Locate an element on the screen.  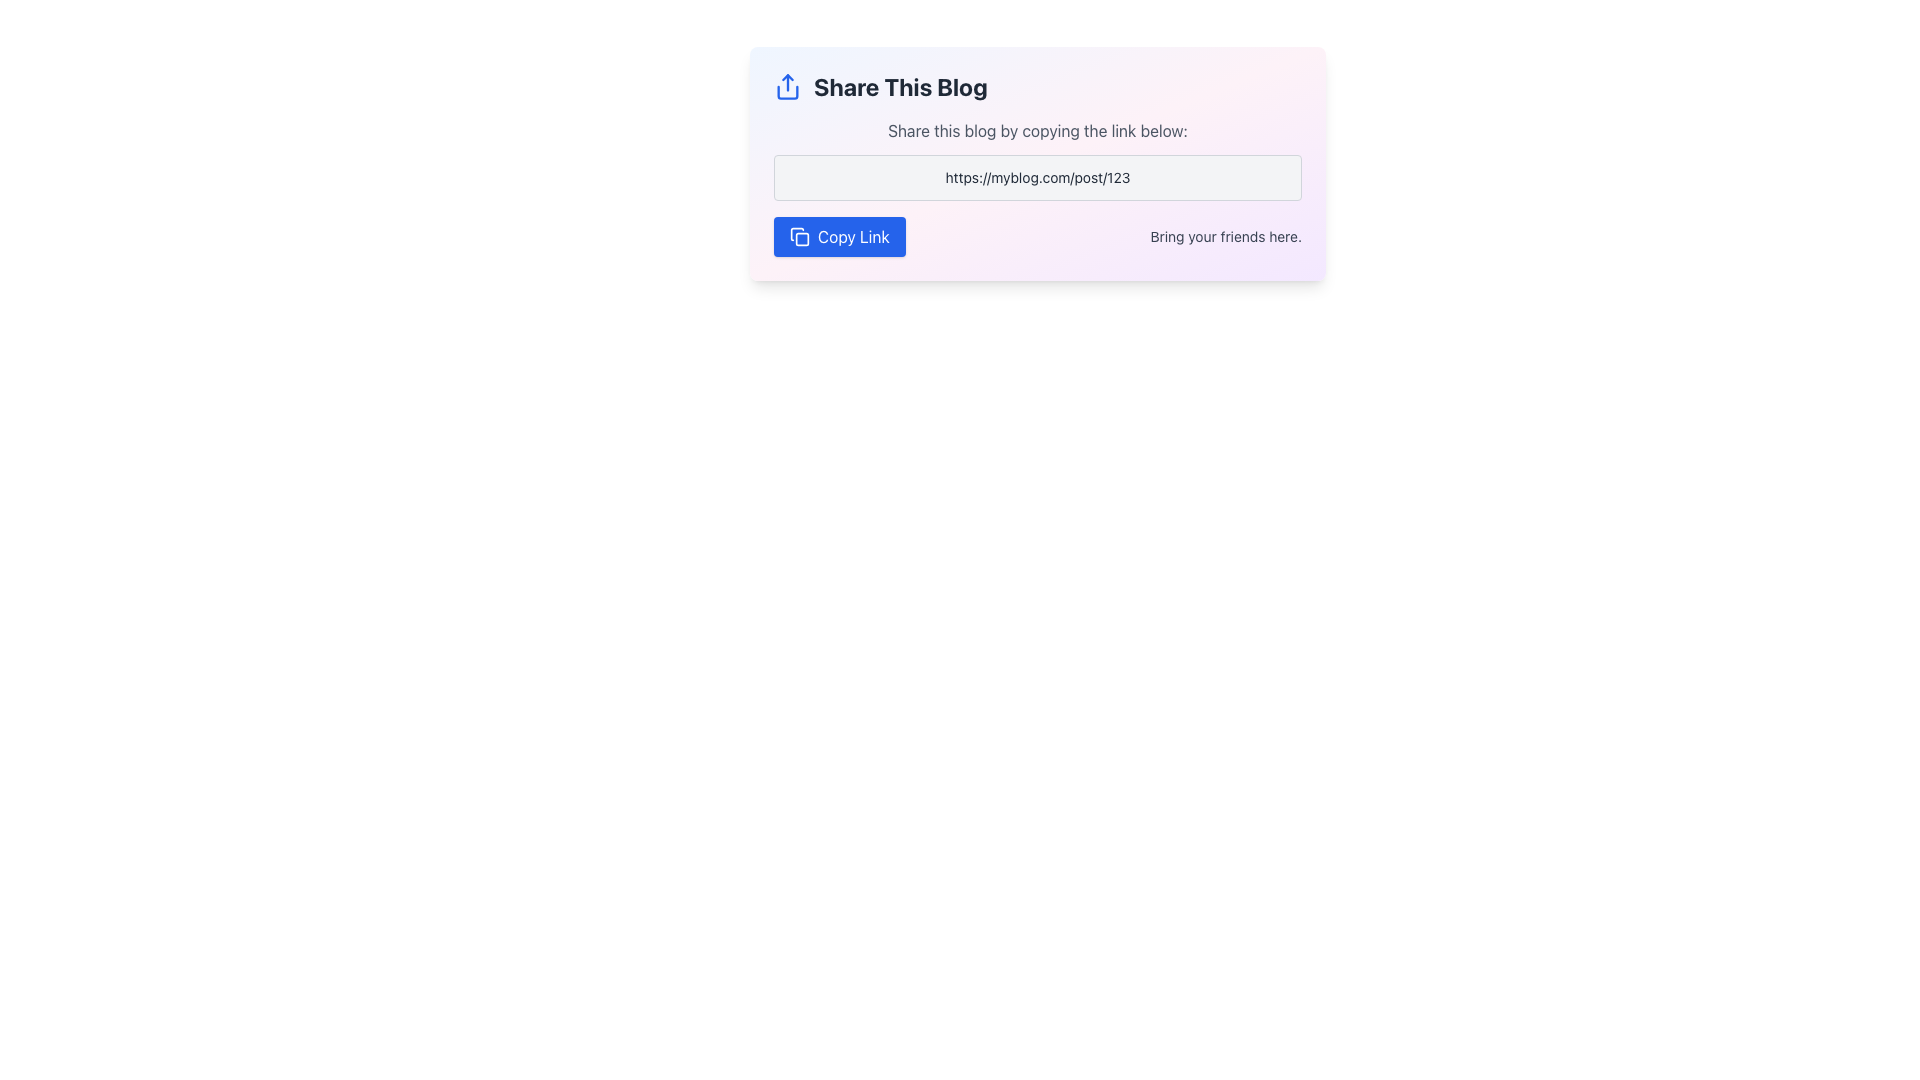
the 'Copy Link' button, which features an icon of overlapping squares with a blue background and white foreground is located at coordinates (800, 235).